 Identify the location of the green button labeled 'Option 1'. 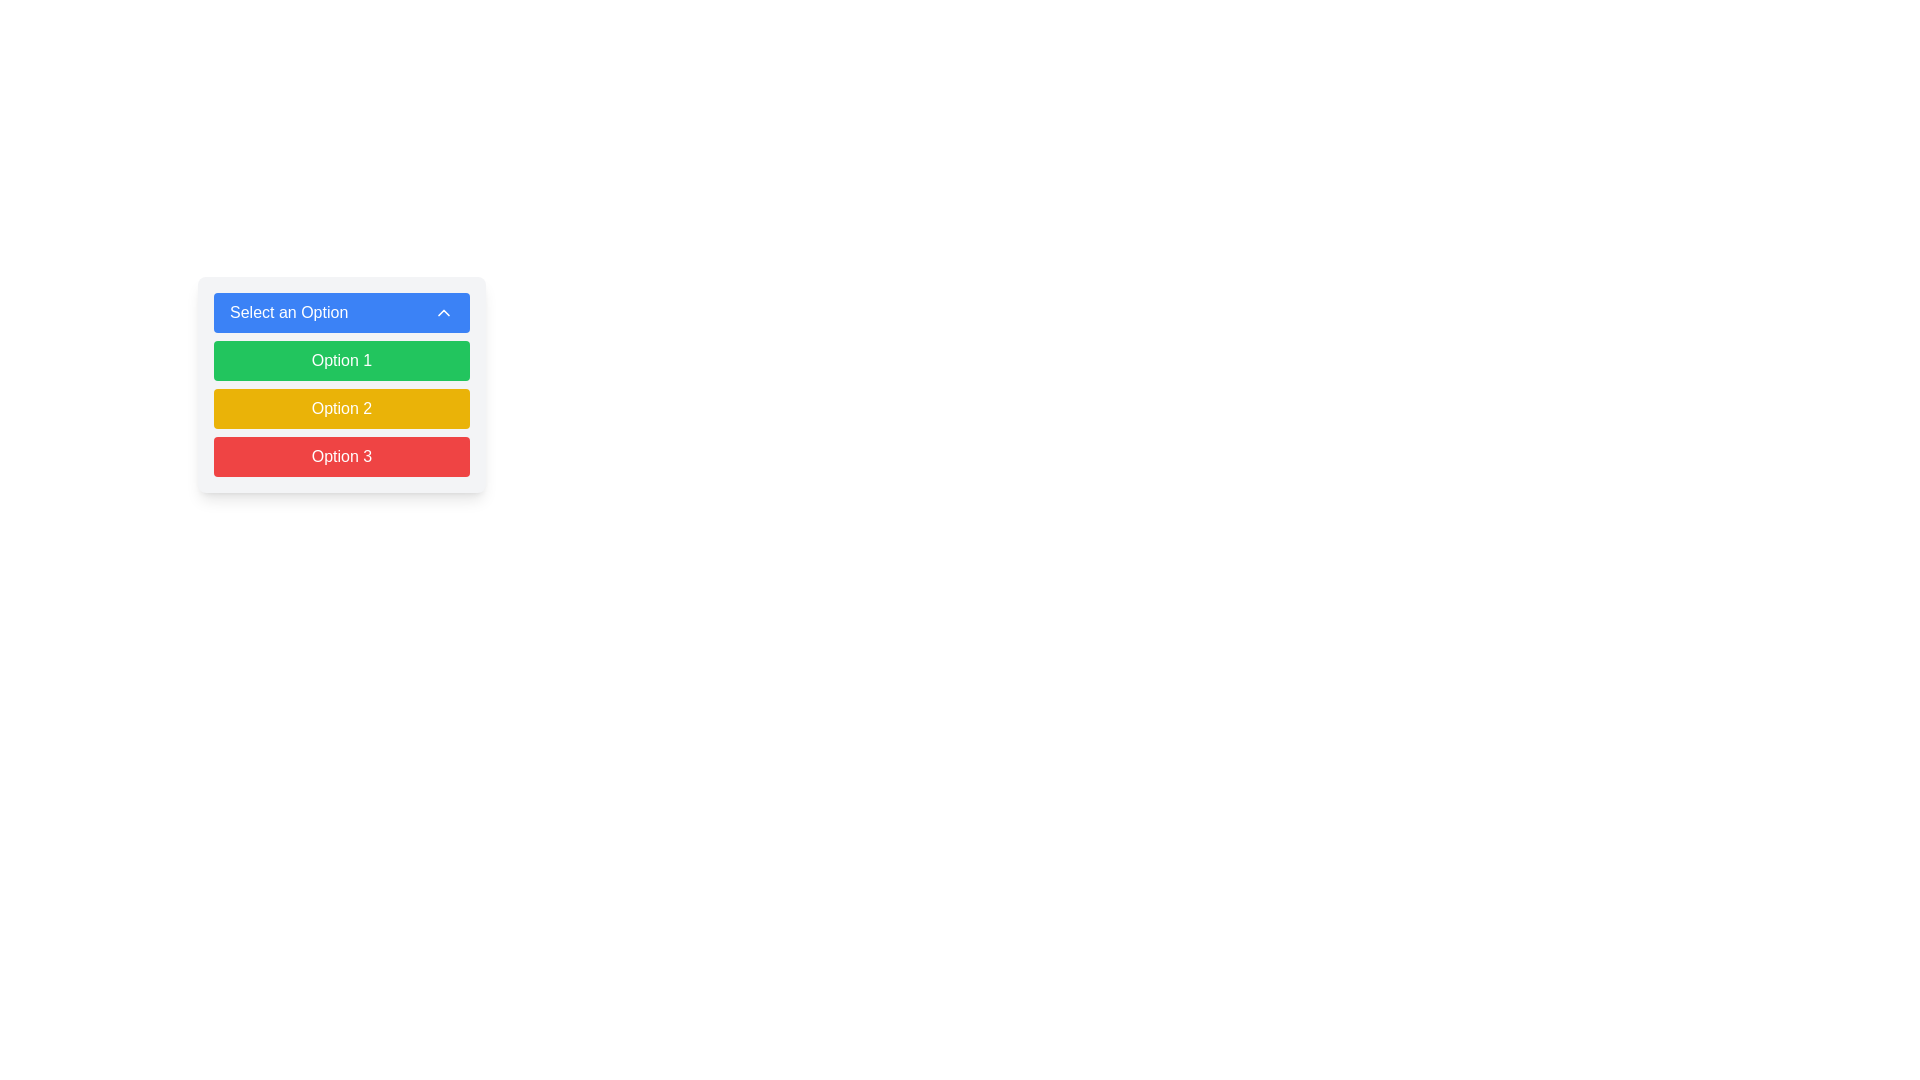
(341, 361).